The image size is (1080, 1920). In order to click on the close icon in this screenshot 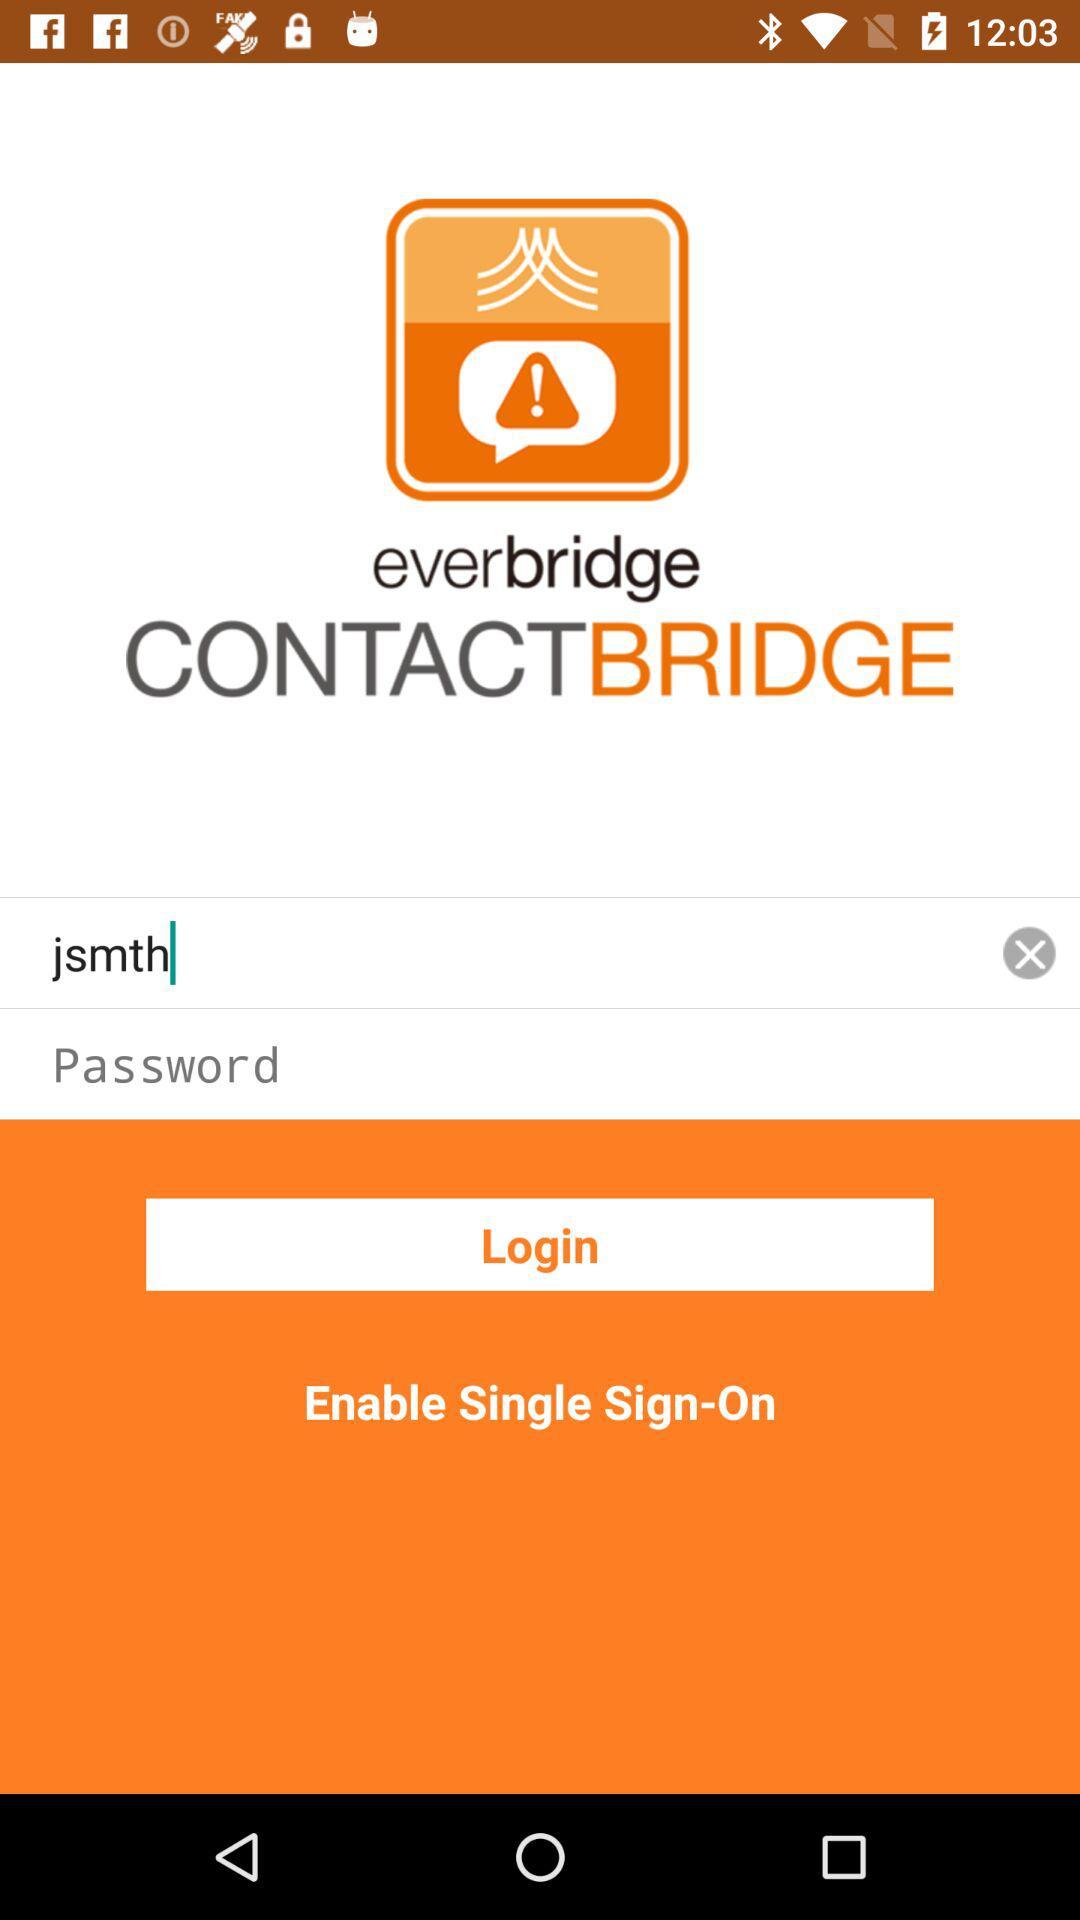, I will do `click(1029, 951)`.